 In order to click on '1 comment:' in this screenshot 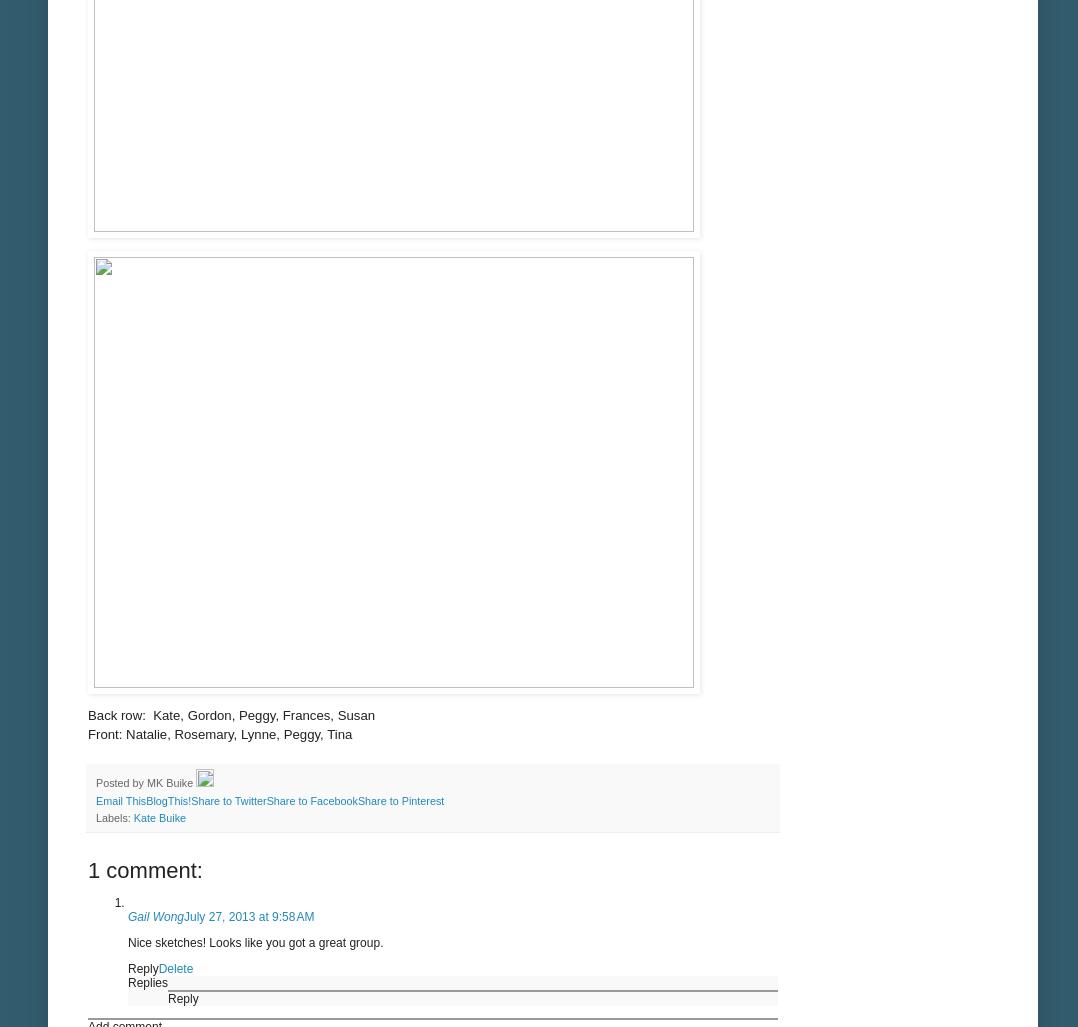, I will do `click(144, 869)`.